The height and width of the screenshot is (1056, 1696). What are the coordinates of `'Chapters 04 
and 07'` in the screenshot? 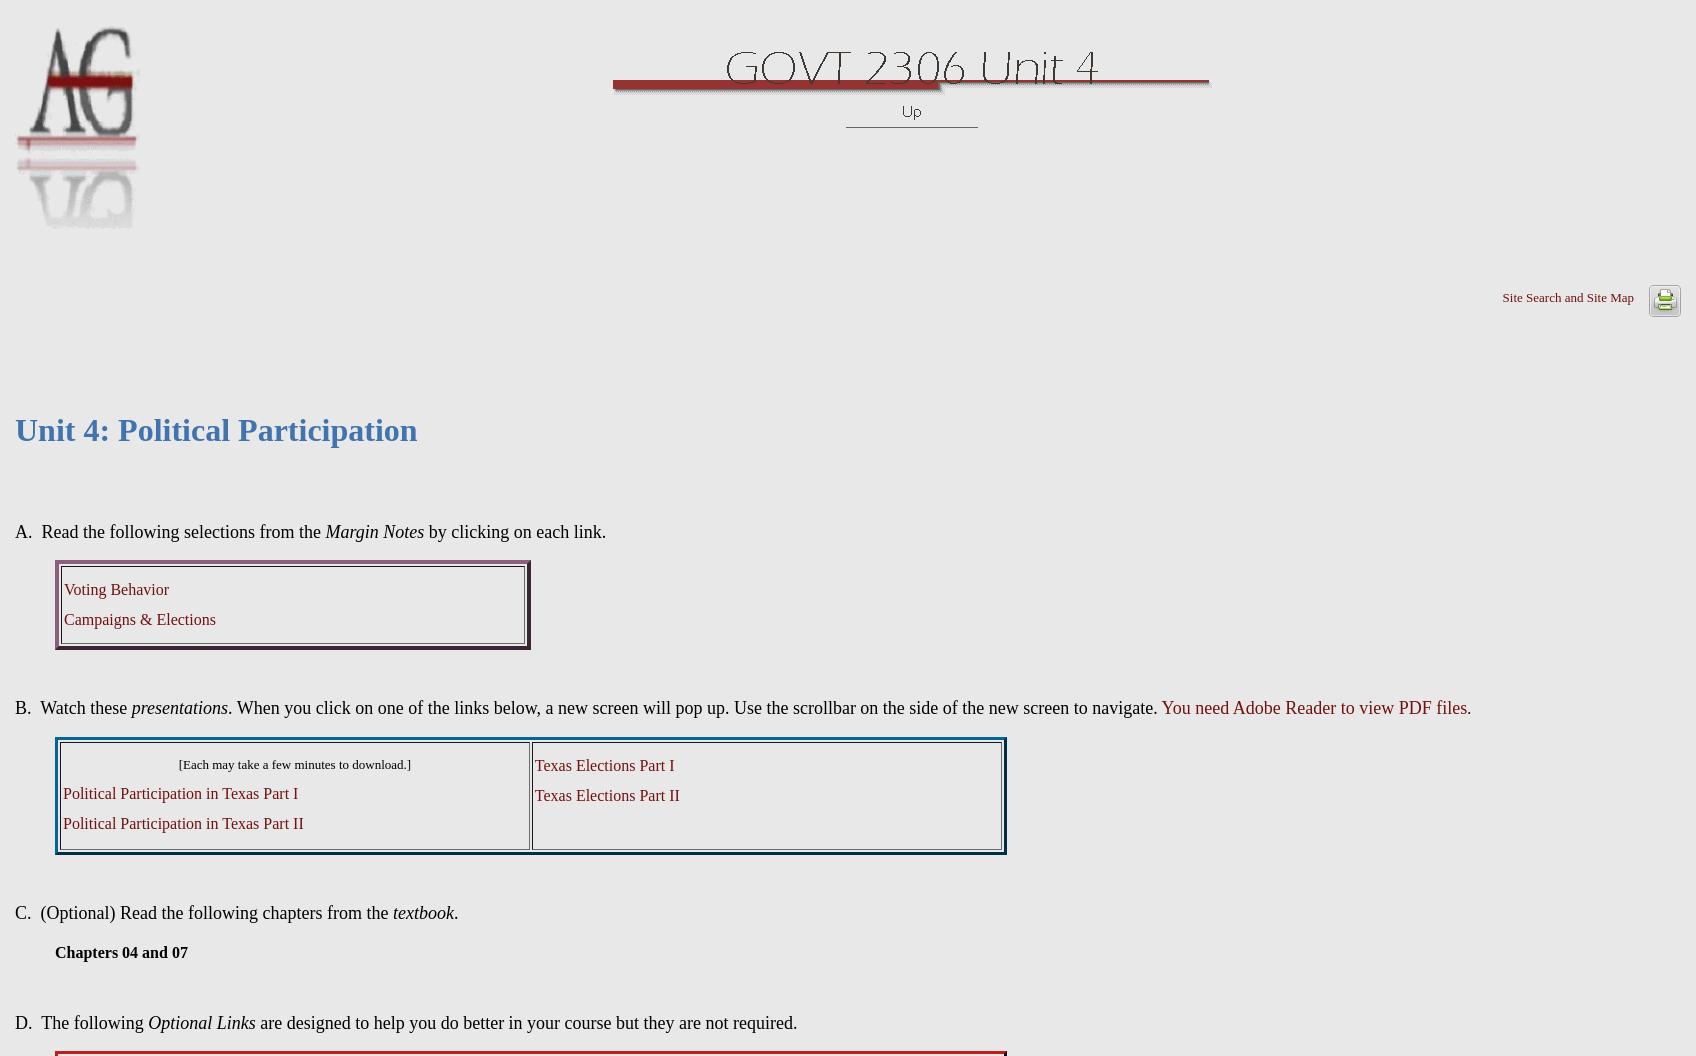 It's located at (119, 952).